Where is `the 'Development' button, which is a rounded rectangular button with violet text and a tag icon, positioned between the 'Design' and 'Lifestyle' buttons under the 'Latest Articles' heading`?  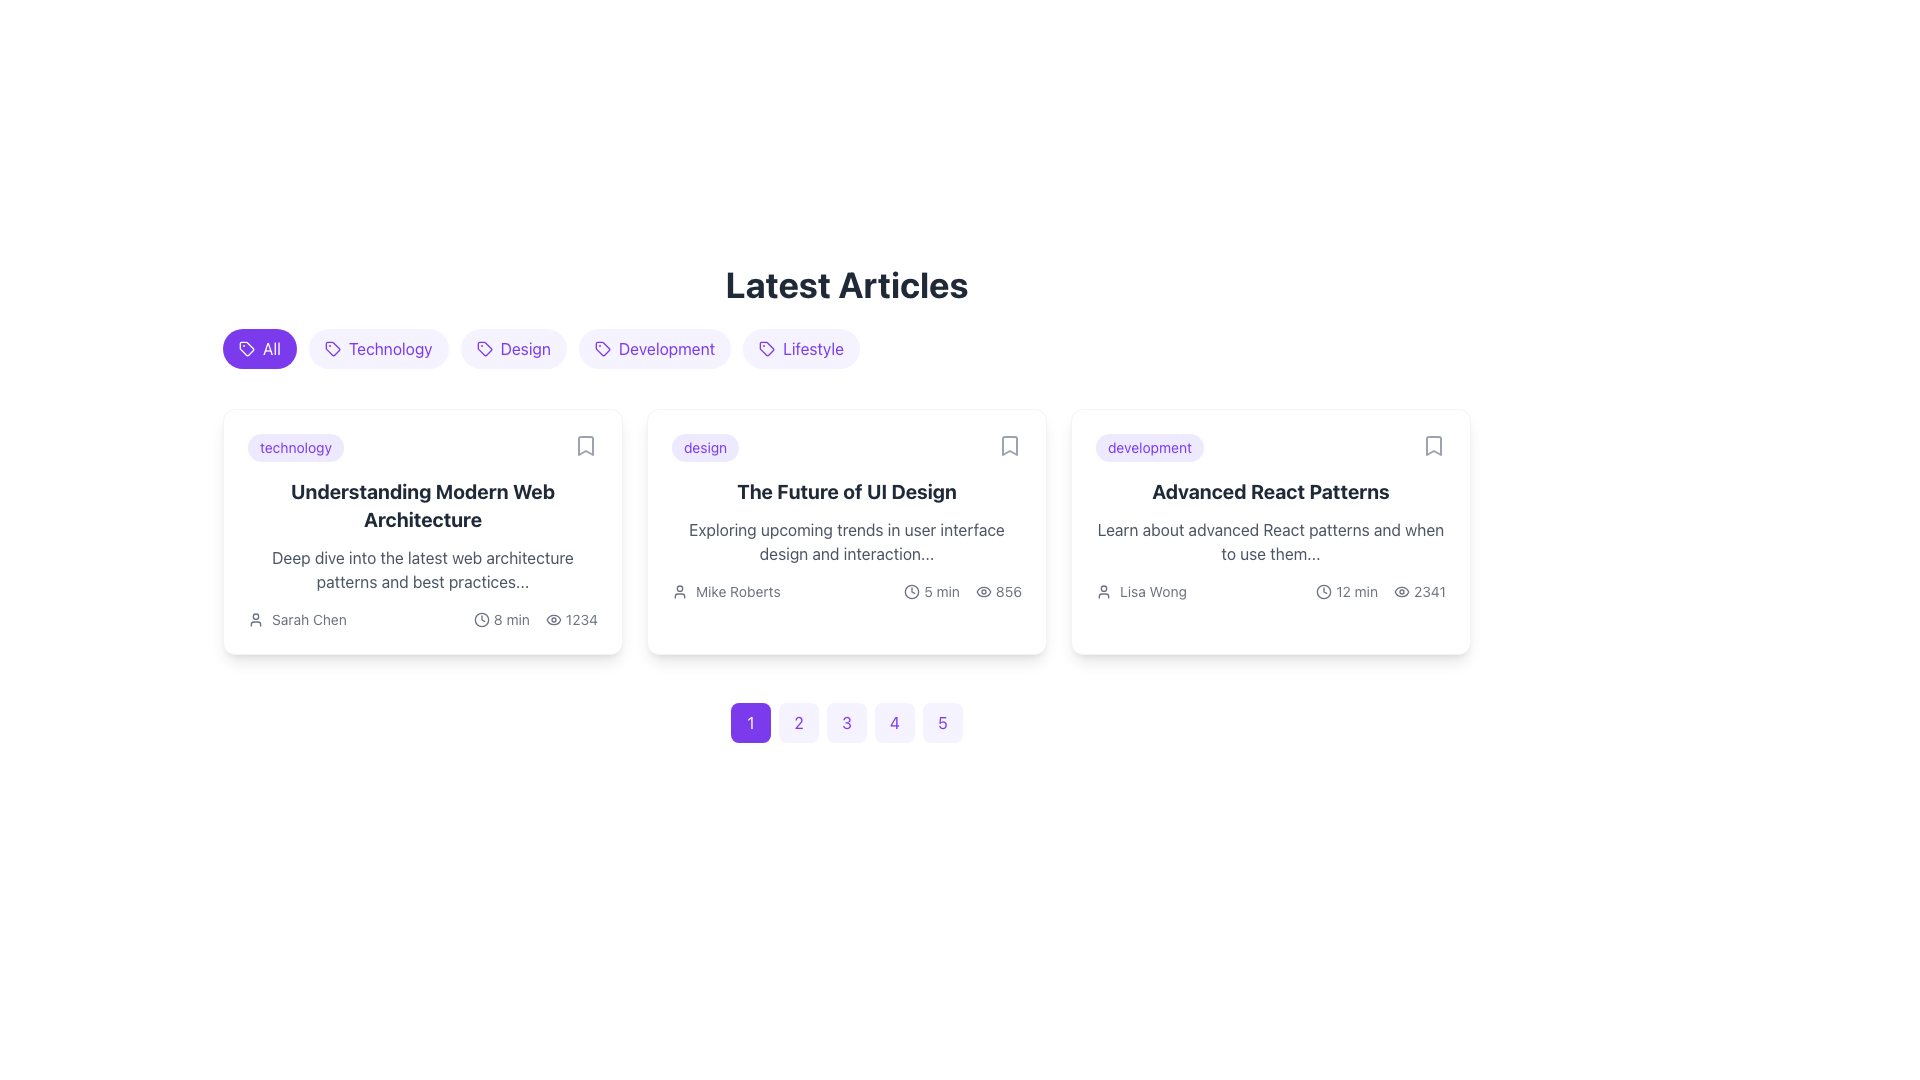 the 'Development' button, which is a rounded rectangular button with violet text and a tag icon, positioned between the 'Design' and 'Lifestyle' buttons under the 'Latest Articles' heading is located at coordinates (655, 347).